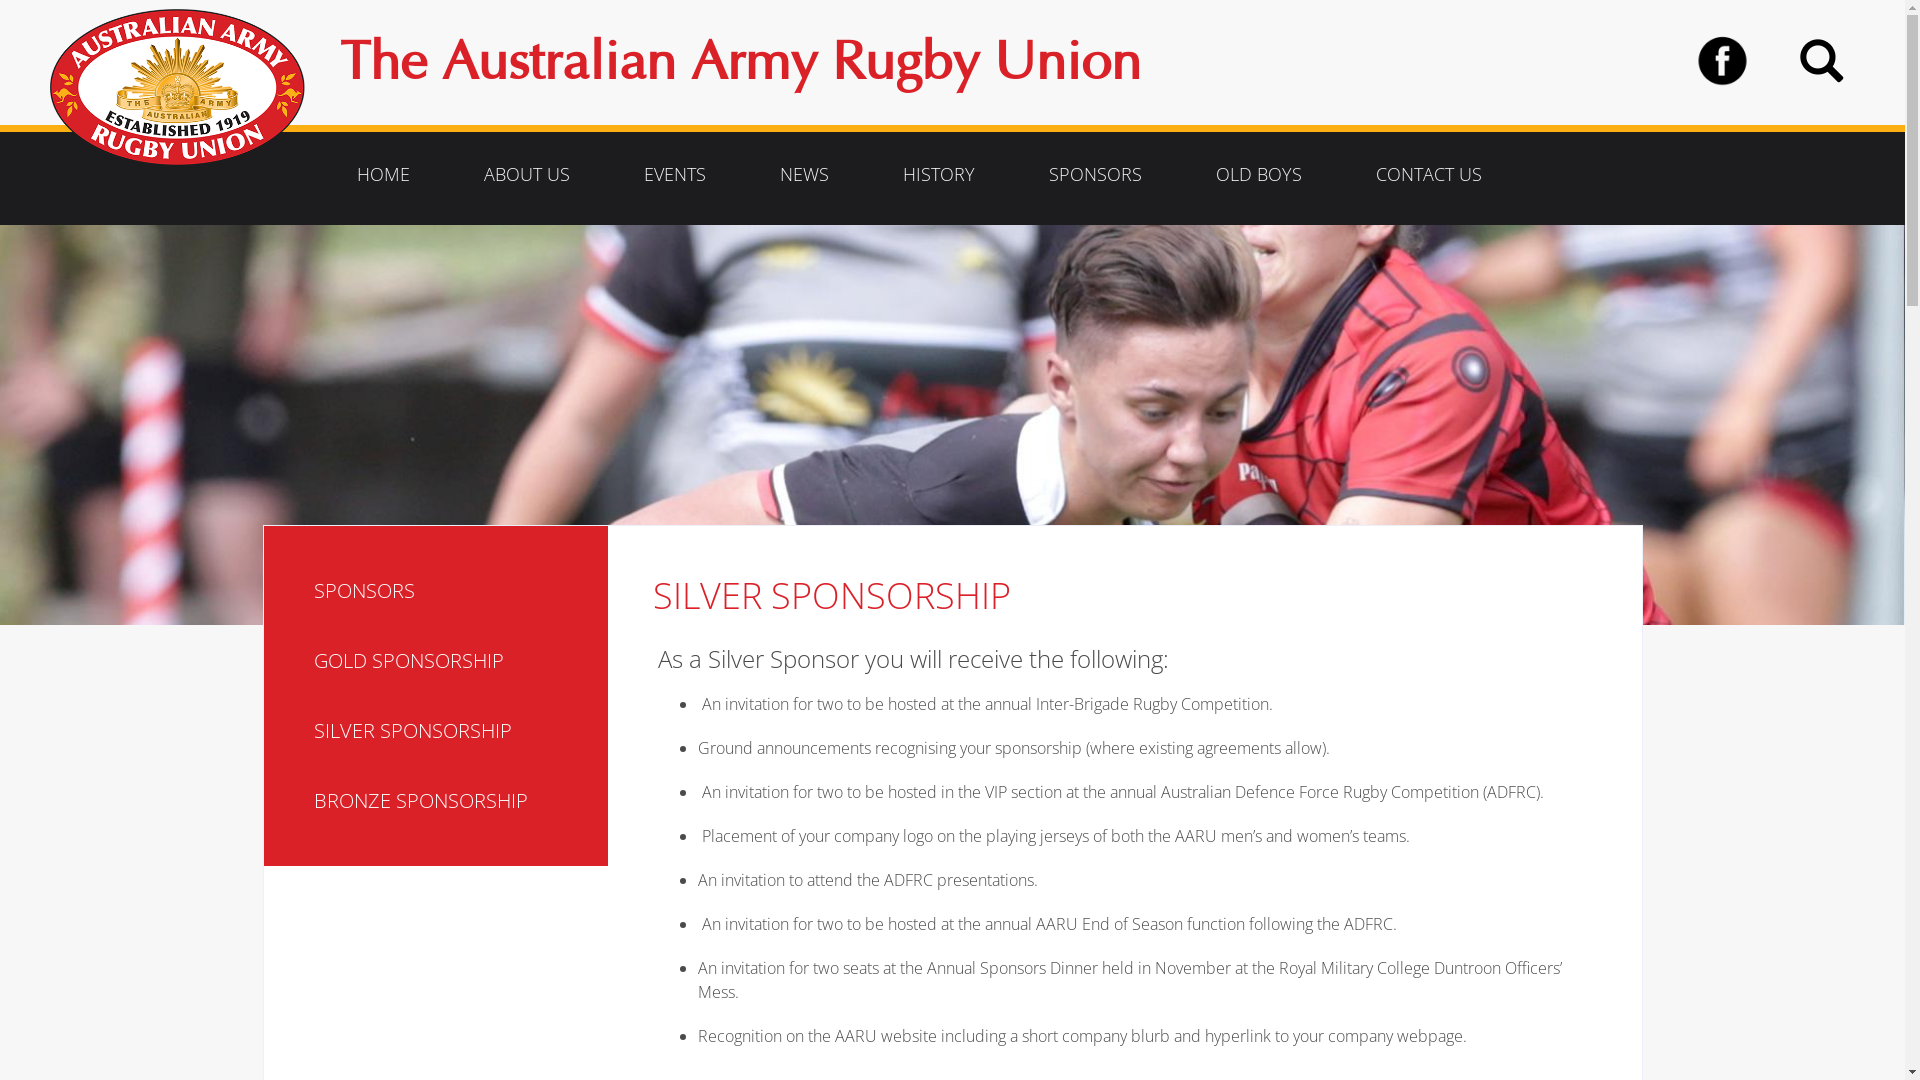  I want to click on 'SPONSORS', so click(453, 589).